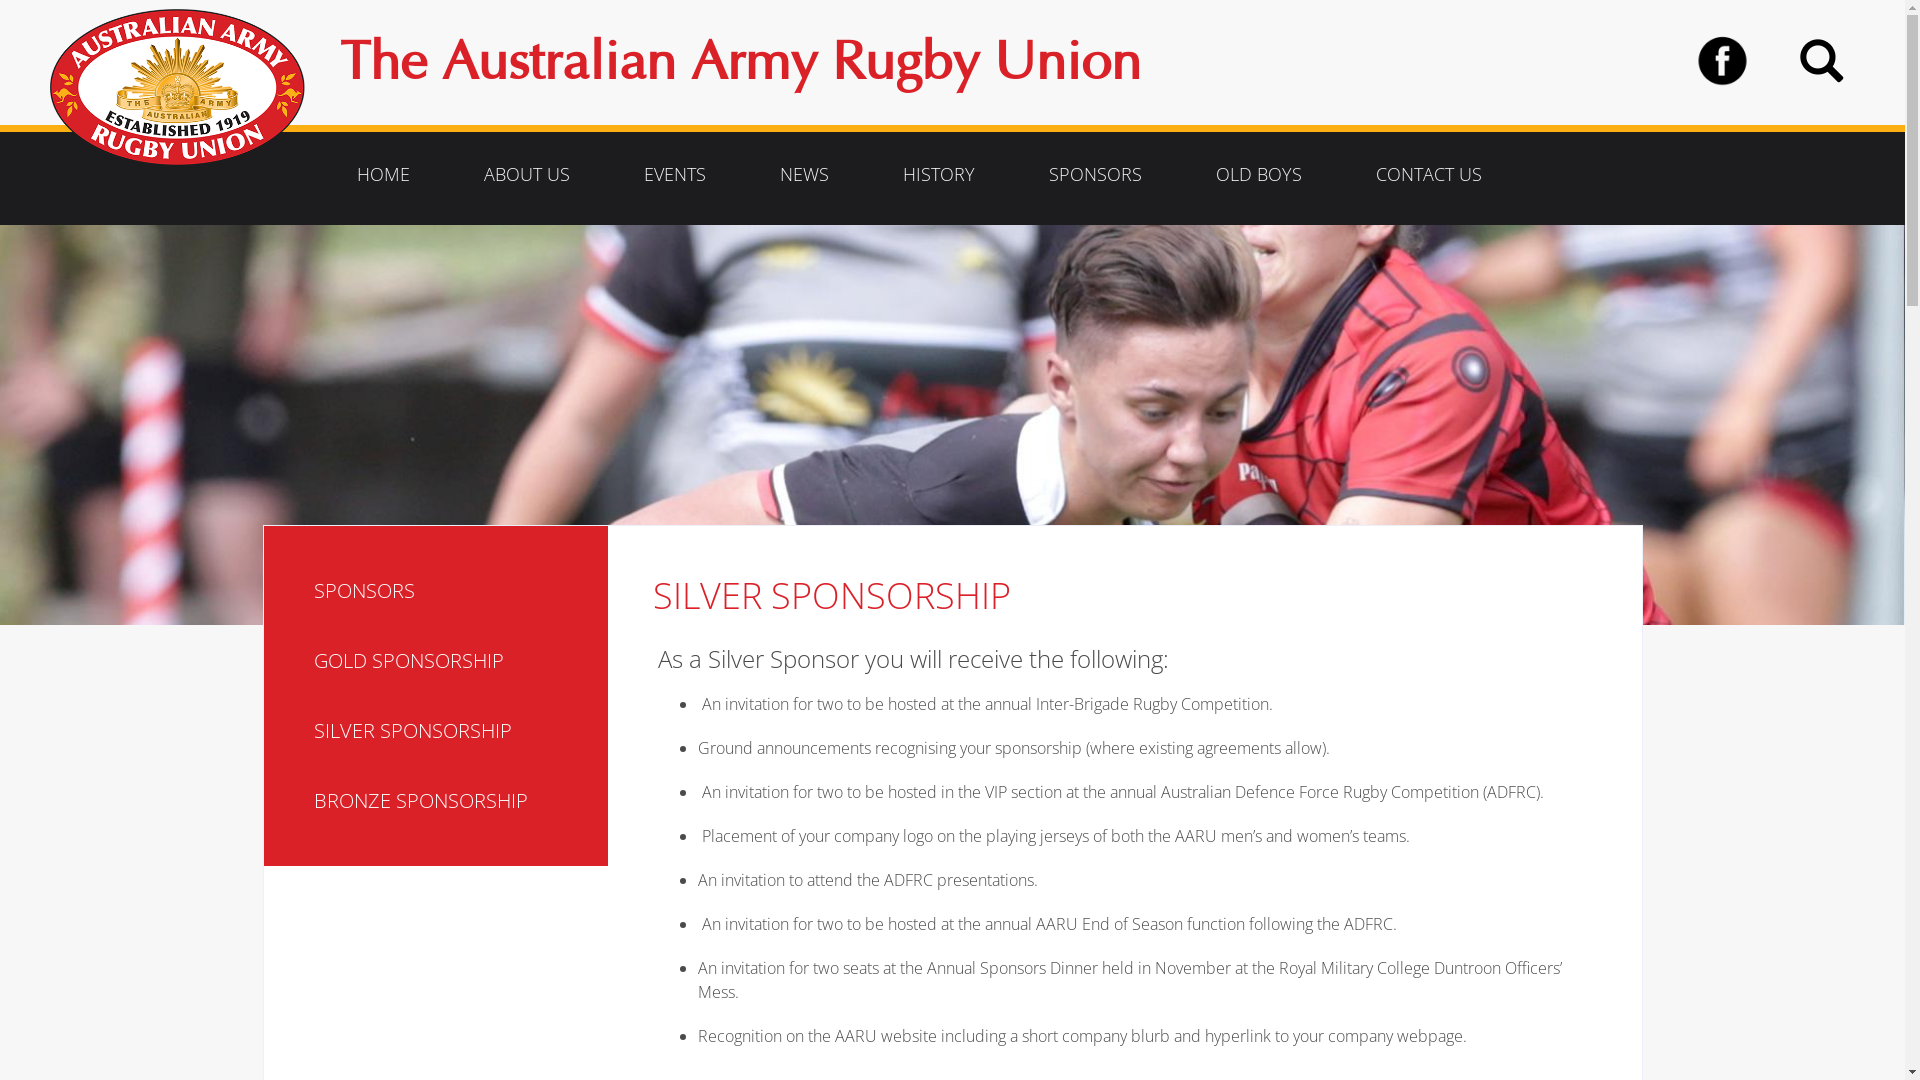  I want to click on 'SPONSORS', so click(453, 589).